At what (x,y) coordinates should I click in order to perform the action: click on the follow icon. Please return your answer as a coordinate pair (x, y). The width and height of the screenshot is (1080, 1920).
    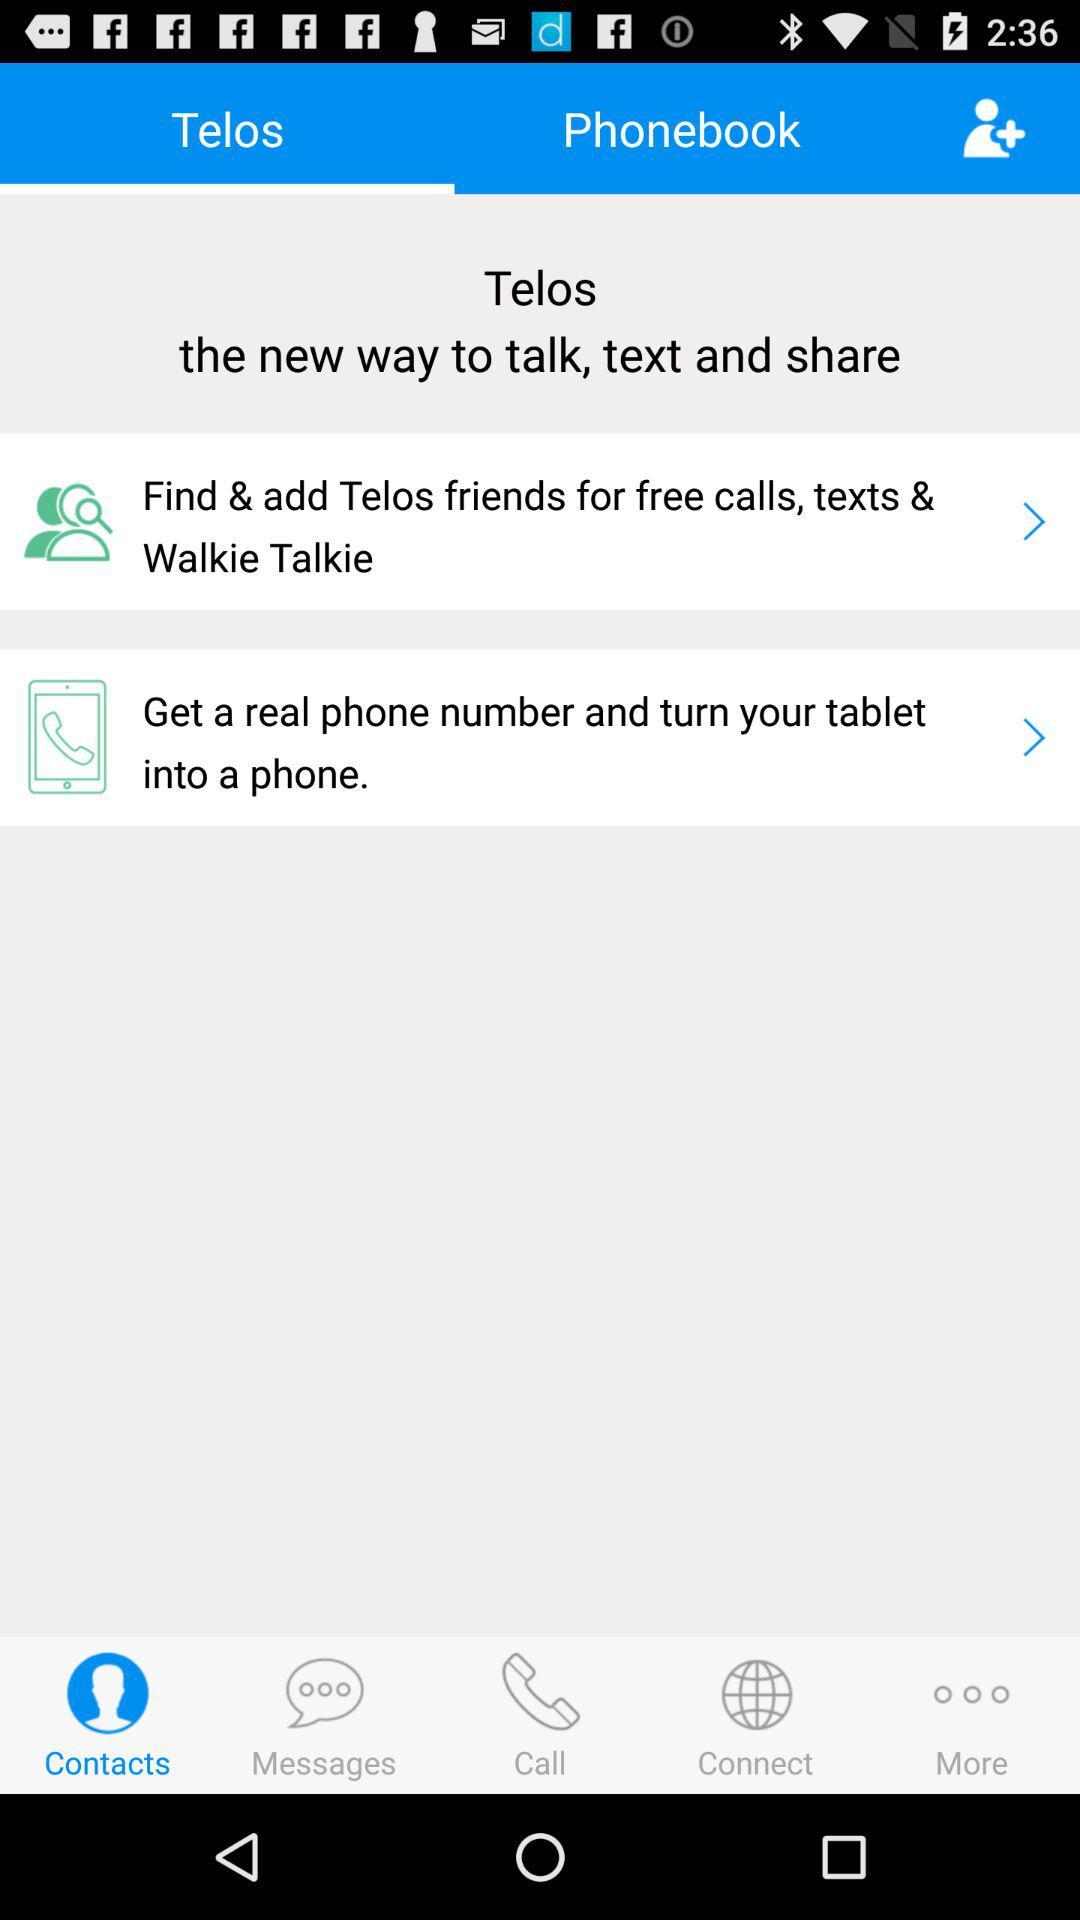
    Looking at the image, I should click on (1020, 136).